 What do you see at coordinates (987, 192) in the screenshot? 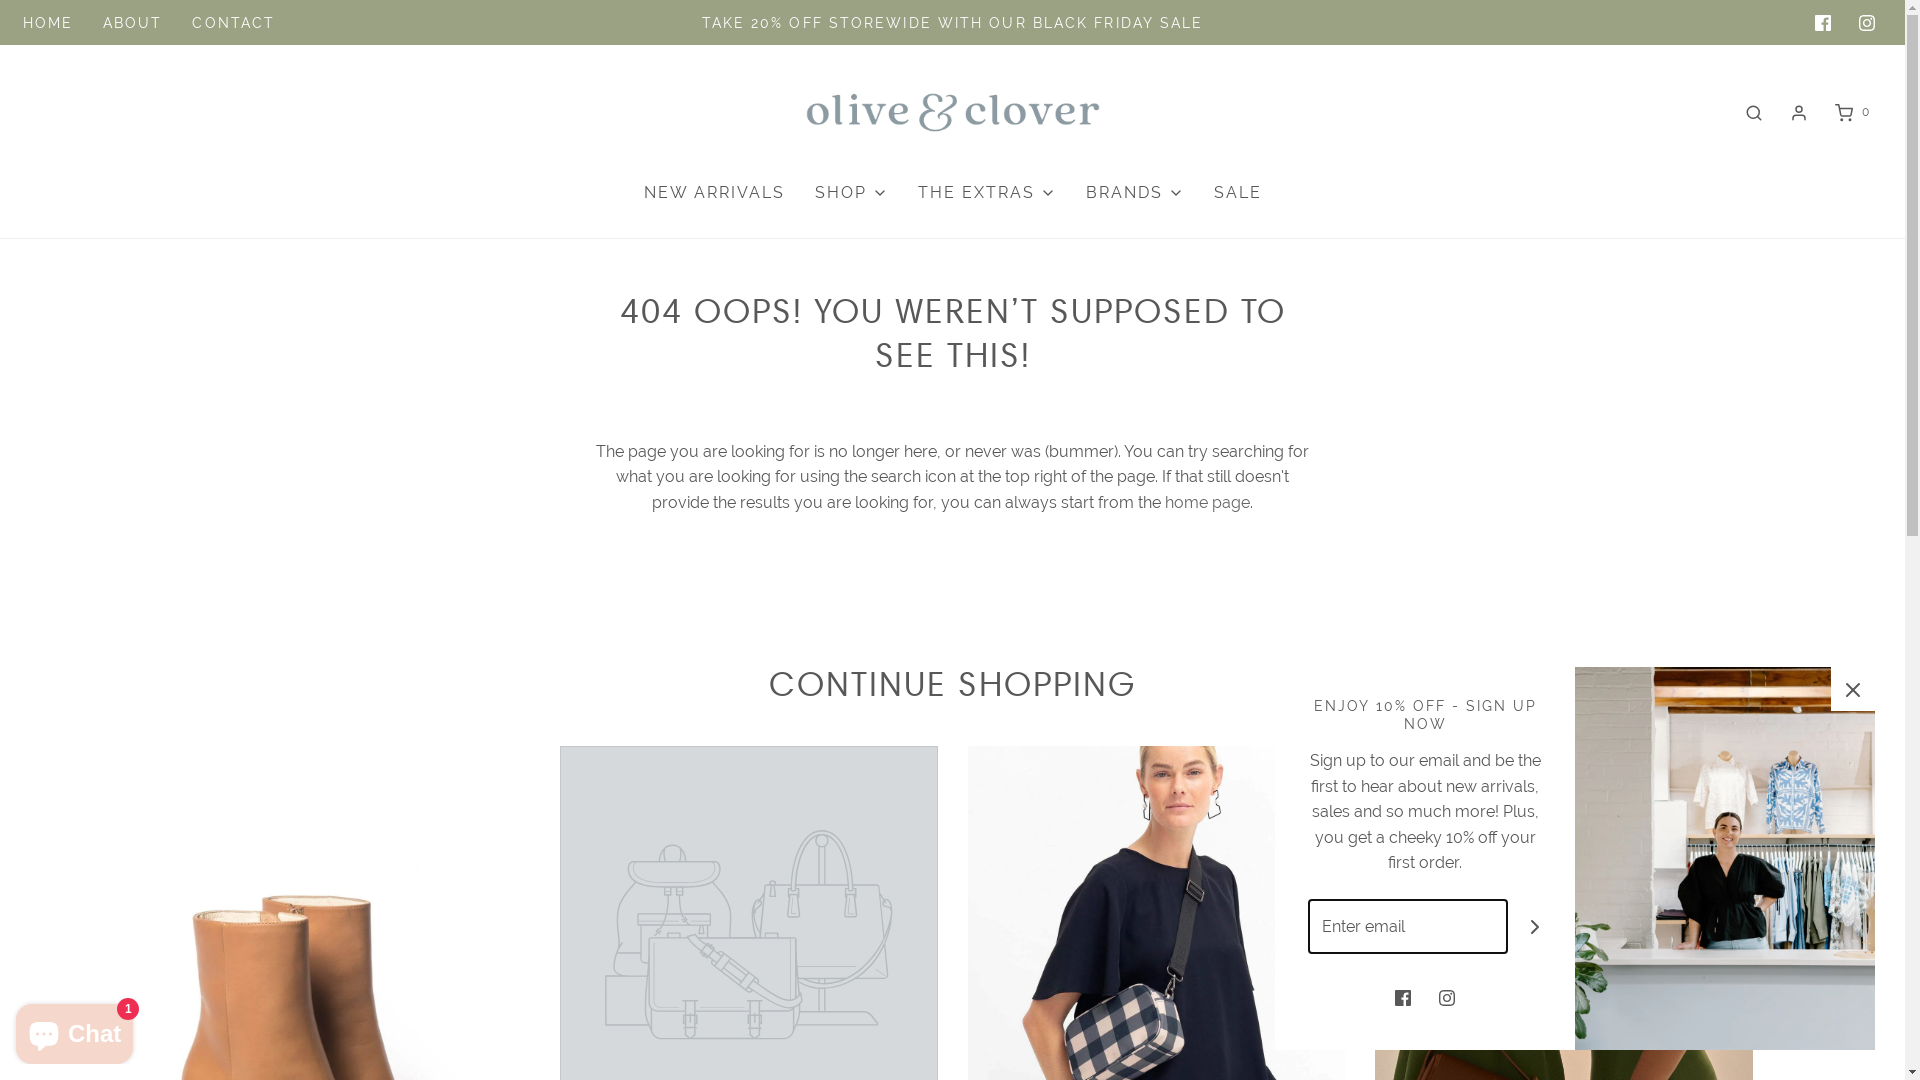
I see `'THE EXTRAS'` at bounding box center [987, 192].